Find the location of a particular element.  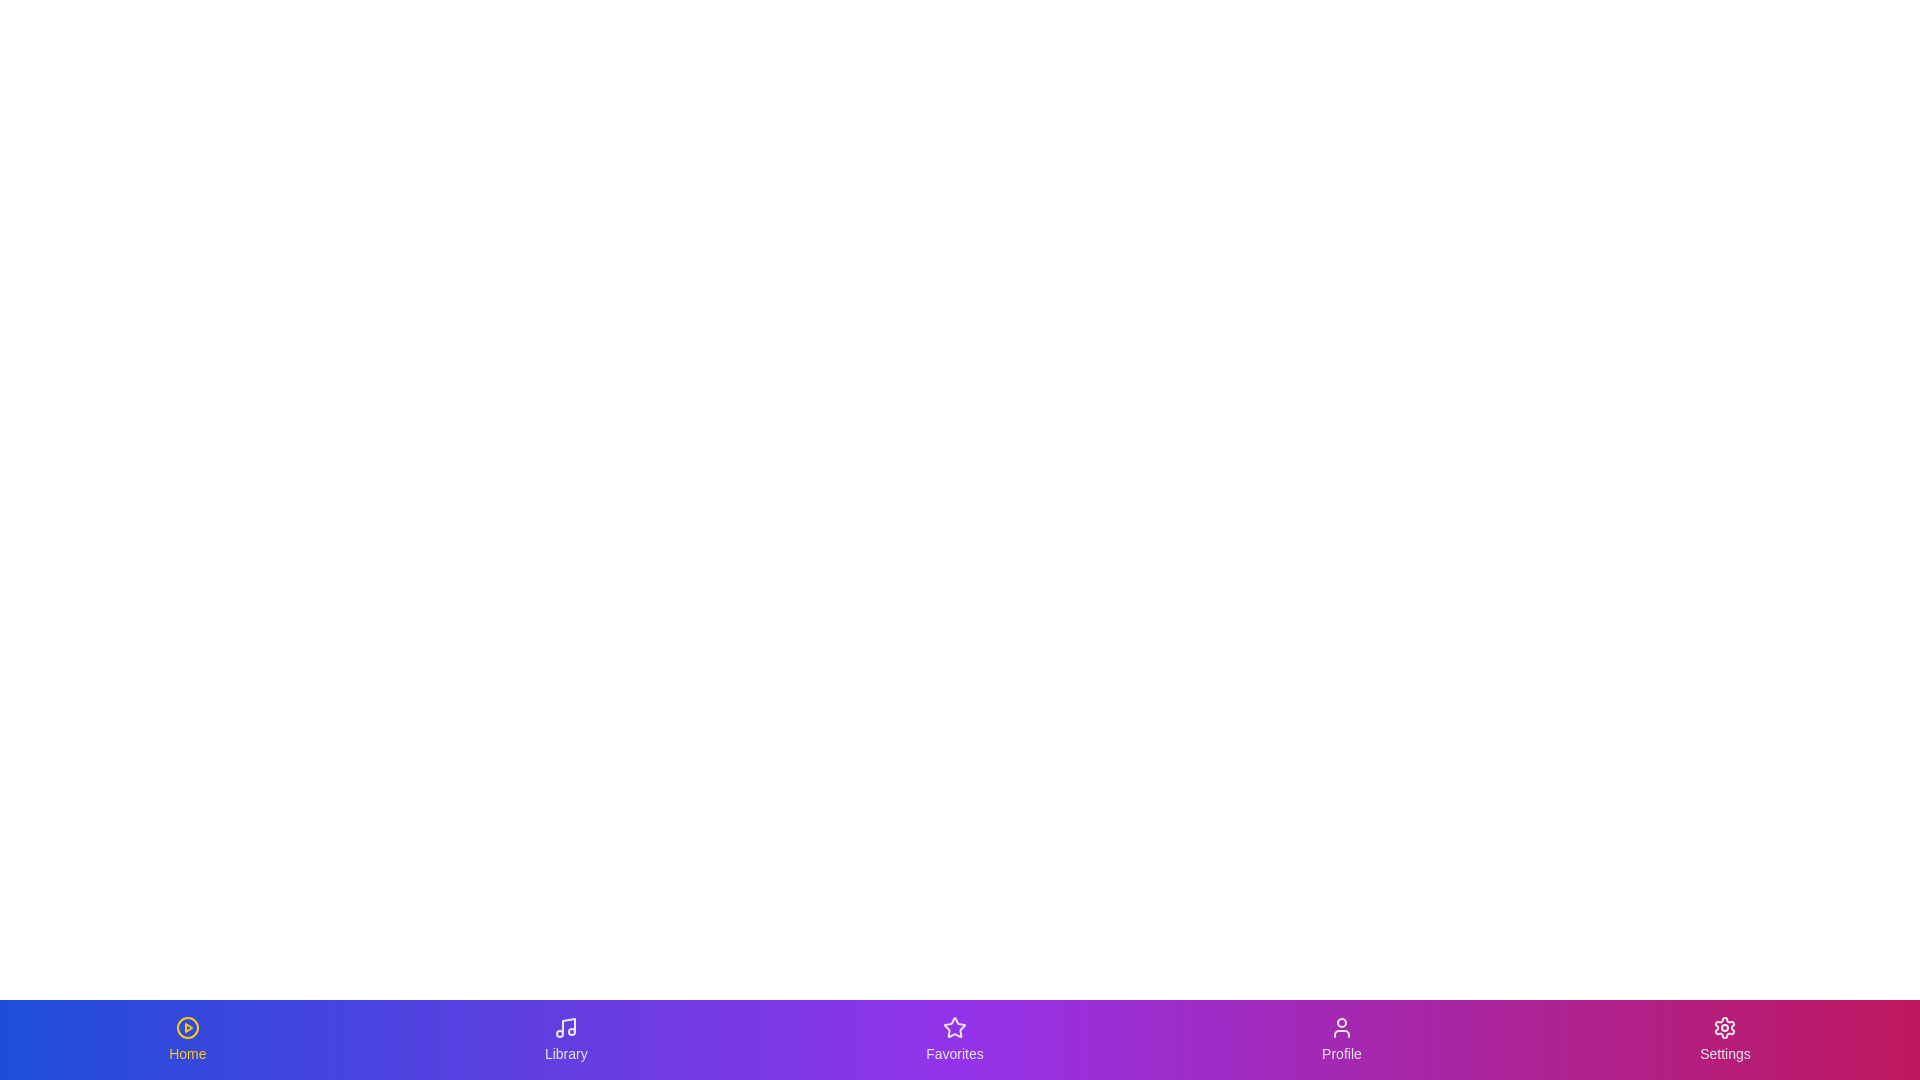

the Favorites tab to switch to its view is located at coordinates (953, 1039).